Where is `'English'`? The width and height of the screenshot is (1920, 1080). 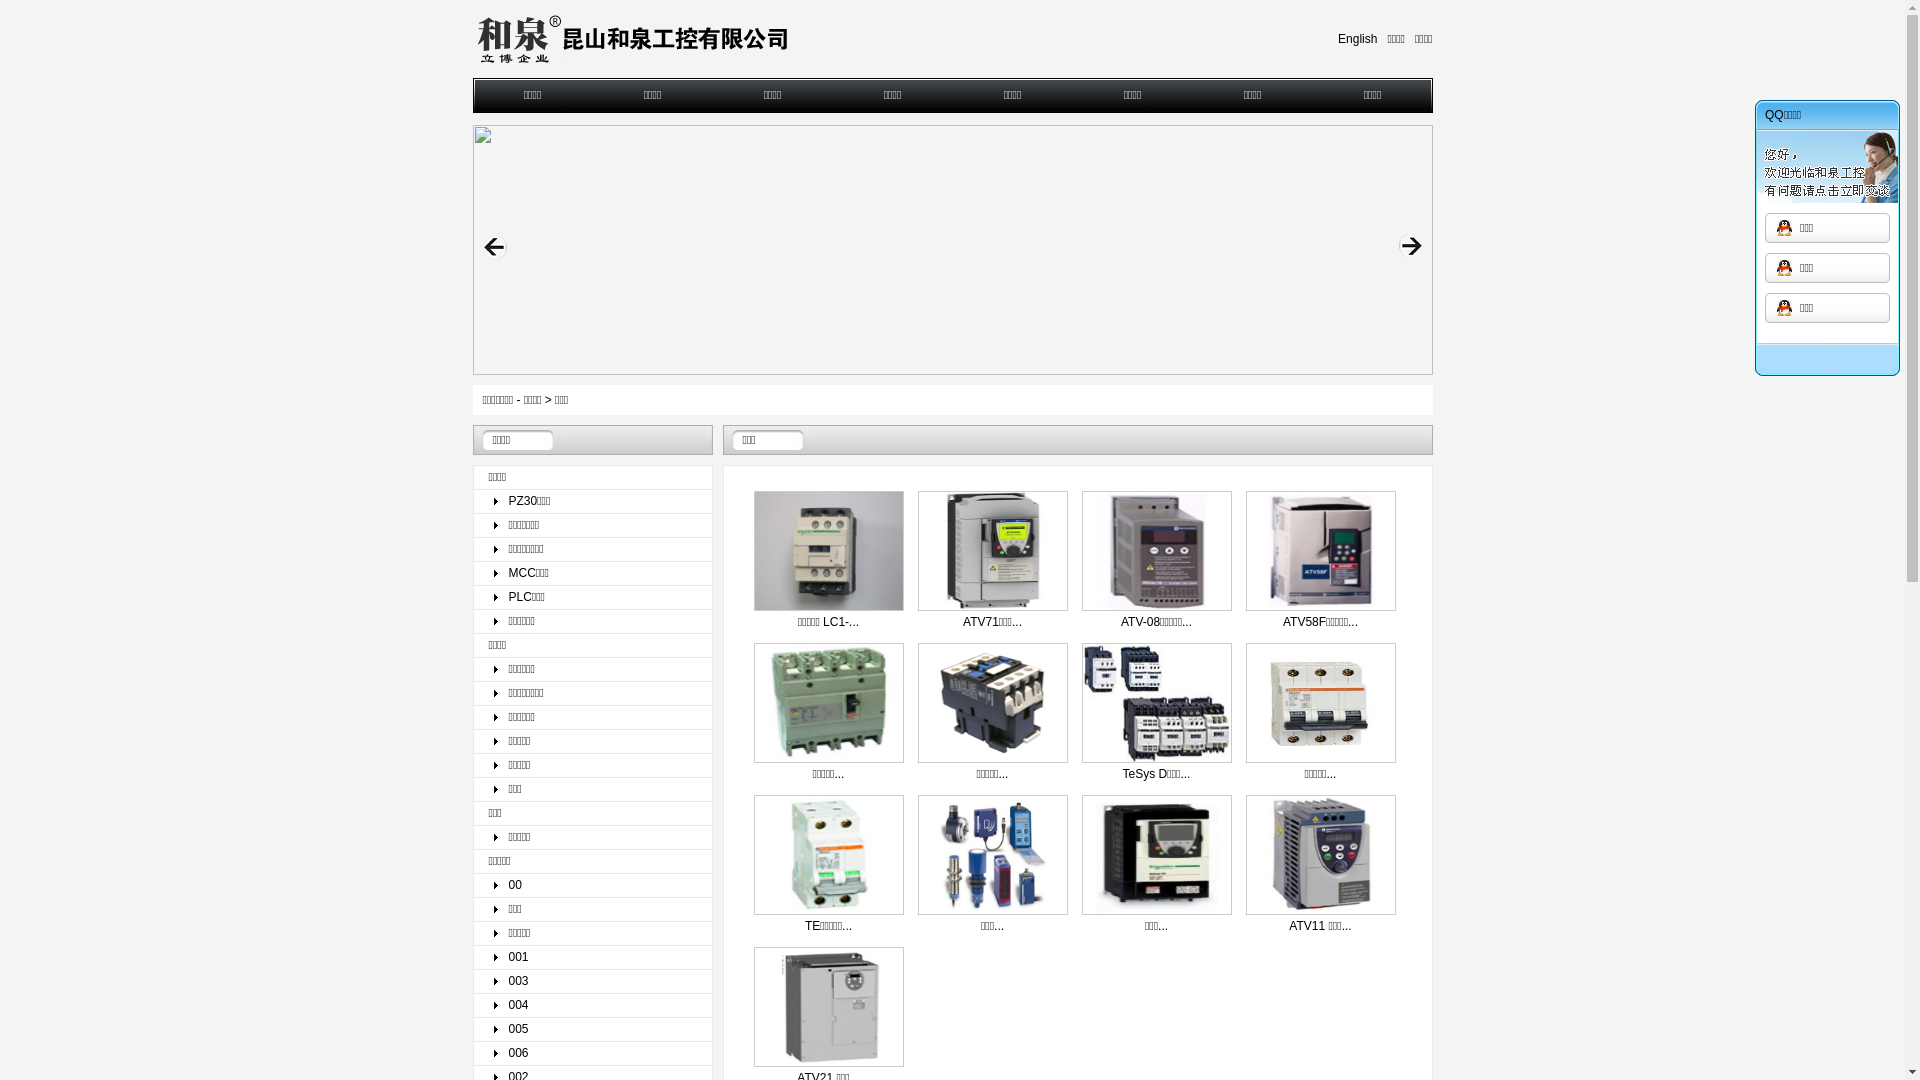
'English' is located at coordinates (1357, 38).